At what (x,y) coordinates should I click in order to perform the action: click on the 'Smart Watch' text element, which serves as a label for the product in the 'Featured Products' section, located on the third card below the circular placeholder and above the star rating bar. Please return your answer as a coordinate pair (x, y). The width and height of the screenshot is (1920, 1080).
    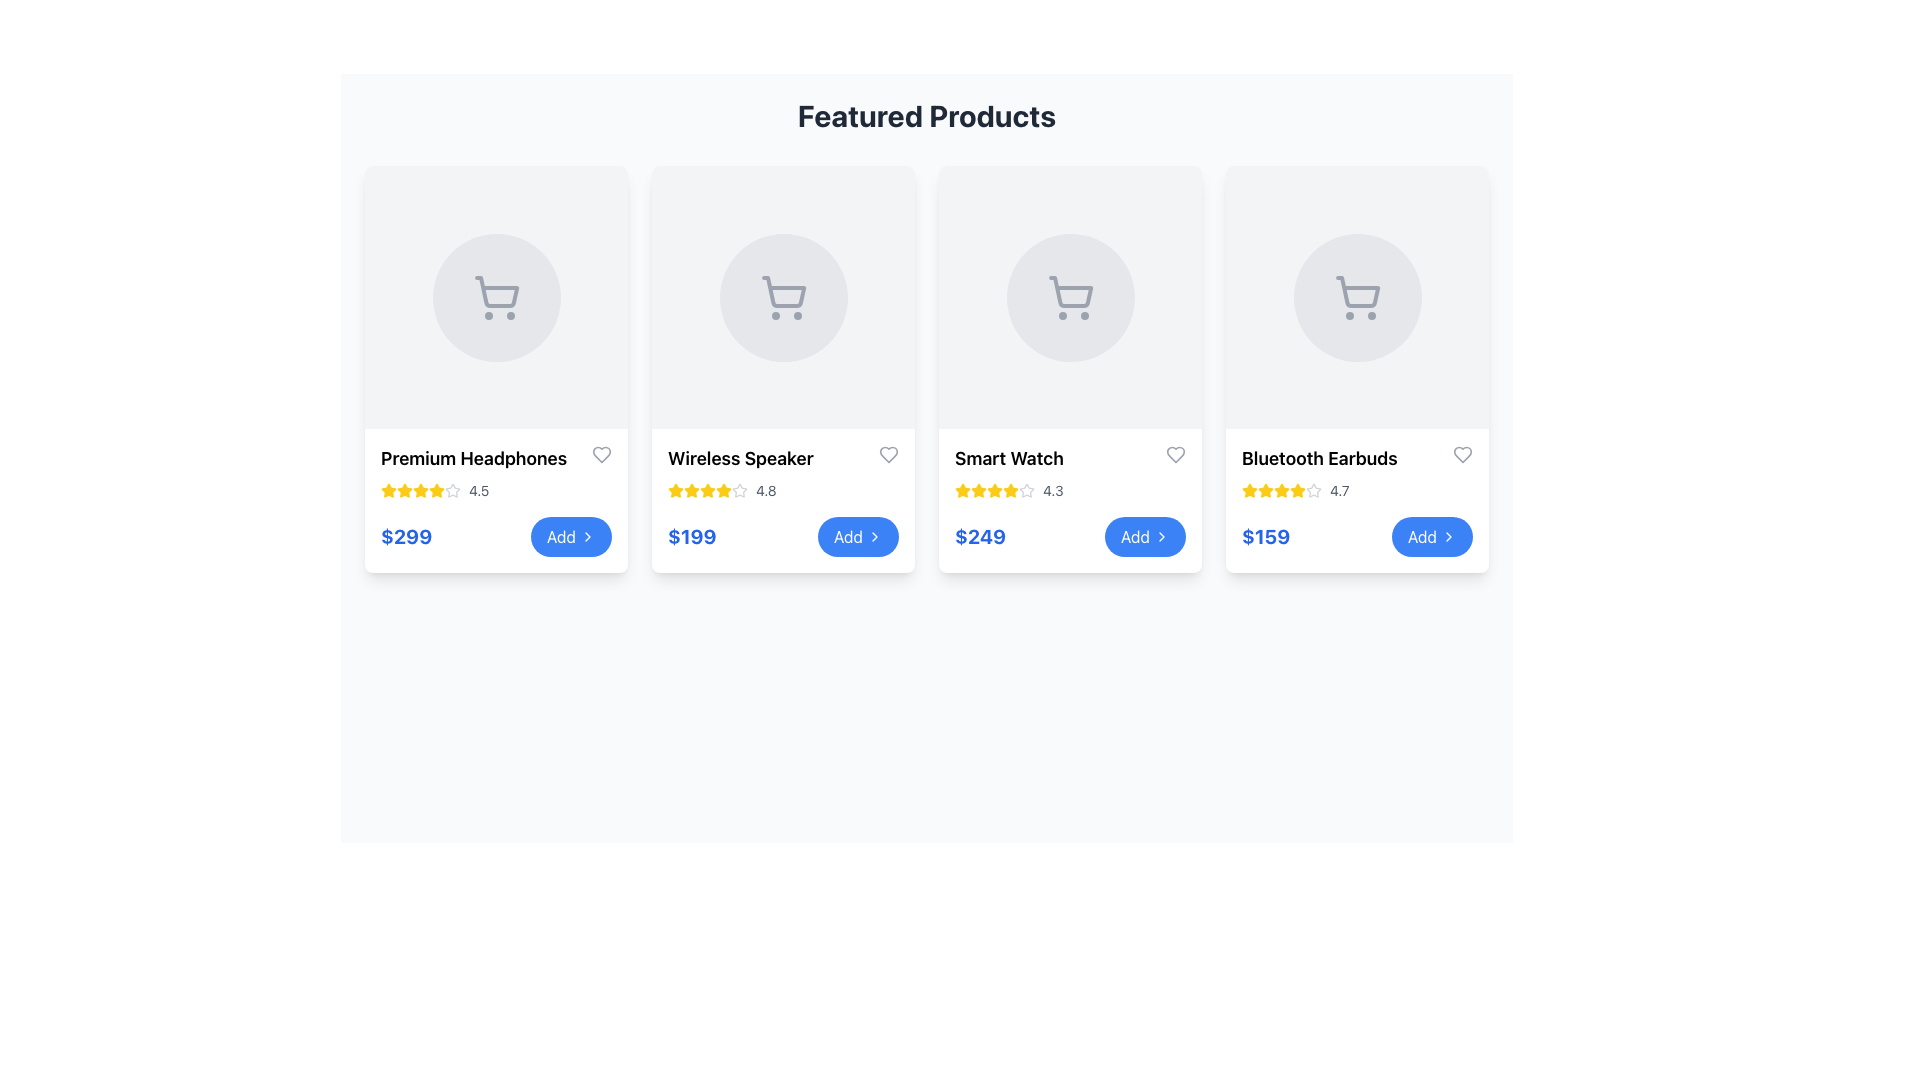
    Looking at the image, I should click on (1009, 459).